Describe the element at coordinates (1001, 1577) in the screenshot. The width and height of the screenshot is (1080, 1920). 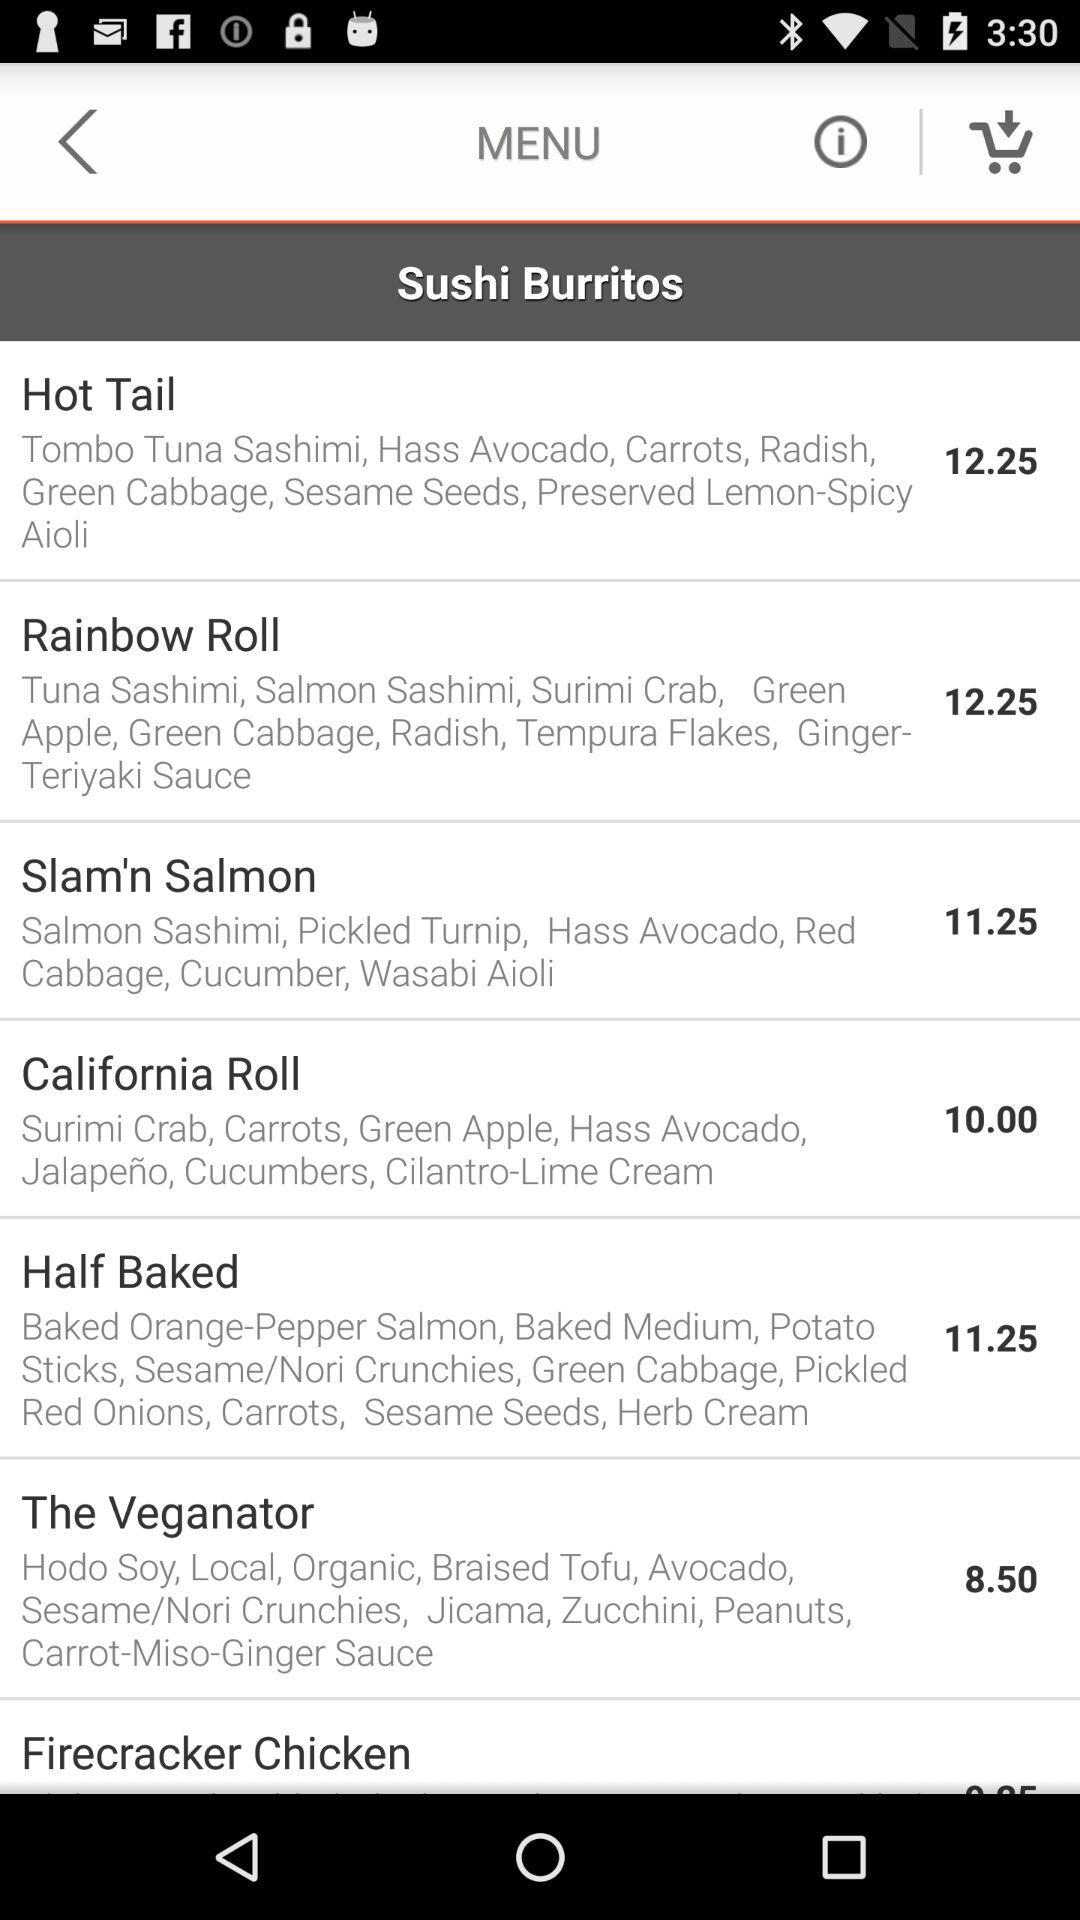
I see `item next to the the veganator item` at that location.